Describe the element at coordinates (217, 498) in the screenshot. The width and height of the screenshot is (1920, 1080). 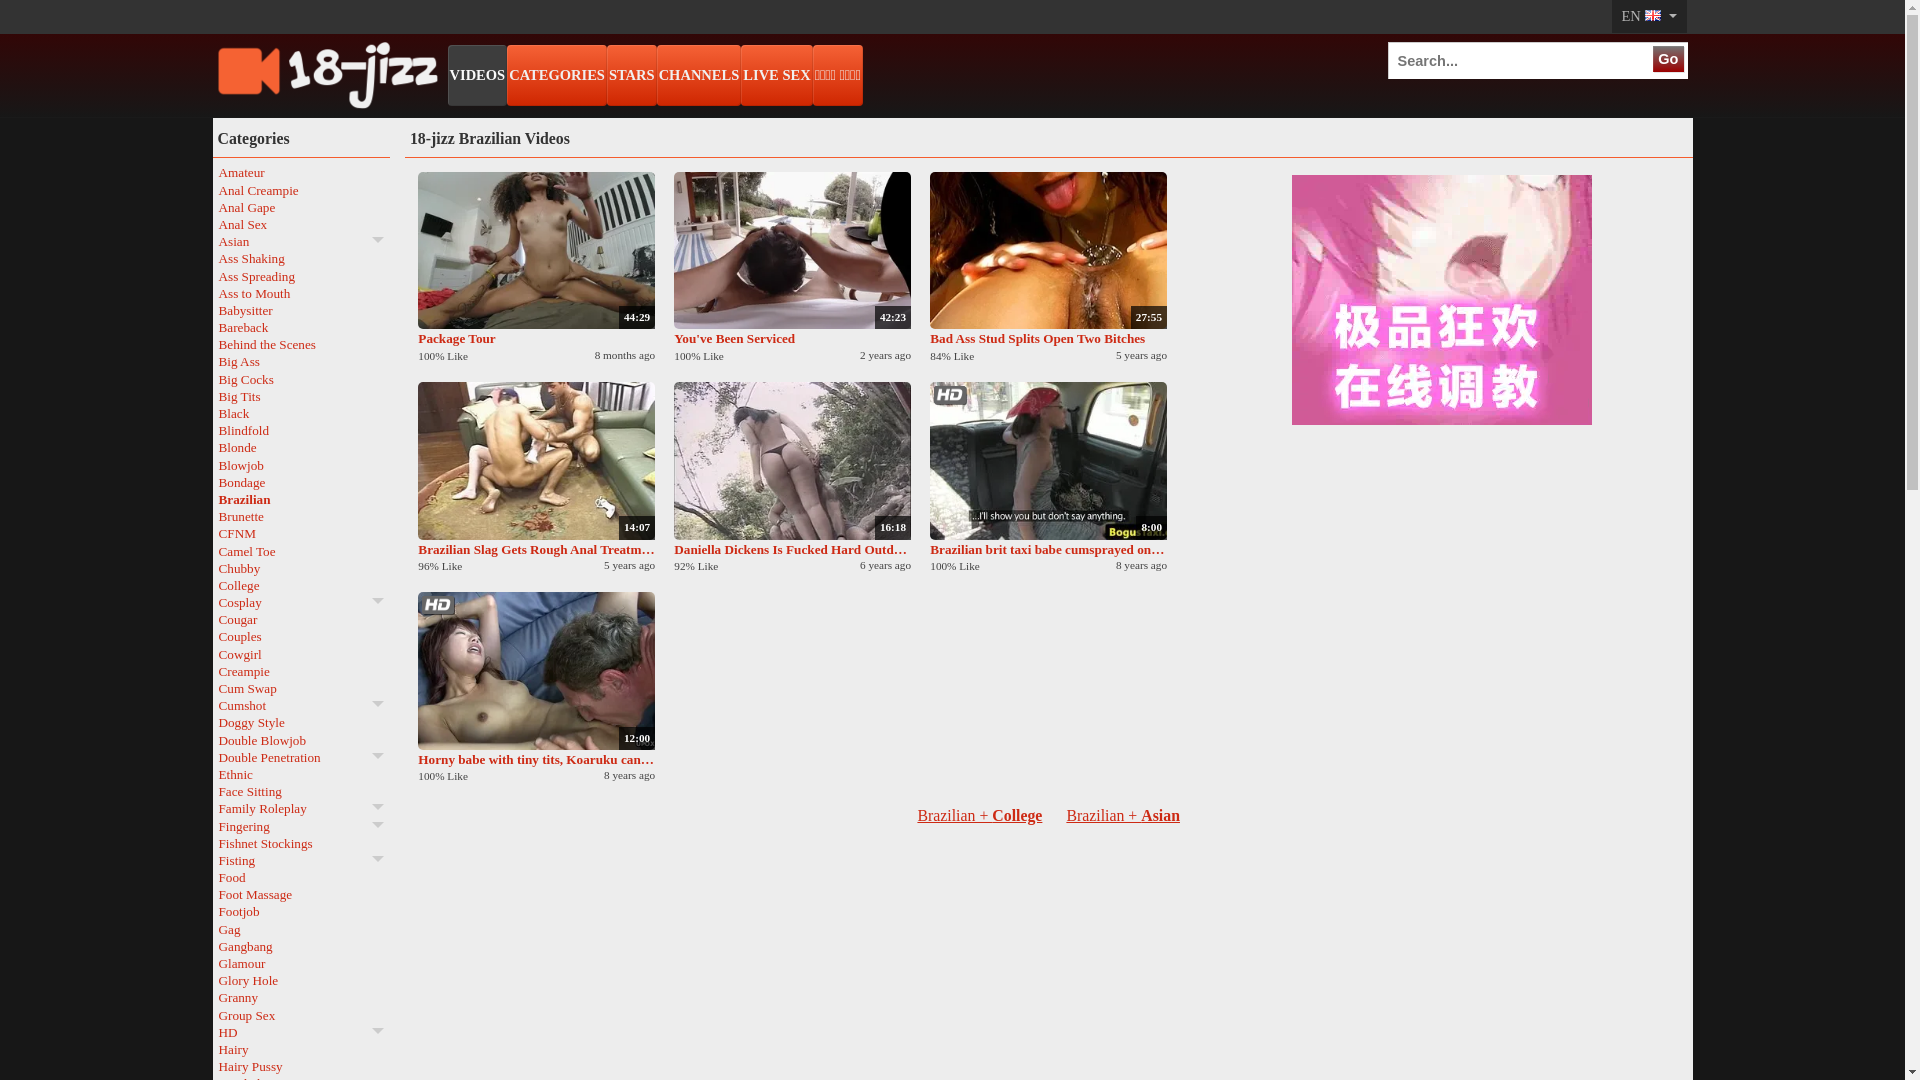
I see `'Brazilian'` at that location.